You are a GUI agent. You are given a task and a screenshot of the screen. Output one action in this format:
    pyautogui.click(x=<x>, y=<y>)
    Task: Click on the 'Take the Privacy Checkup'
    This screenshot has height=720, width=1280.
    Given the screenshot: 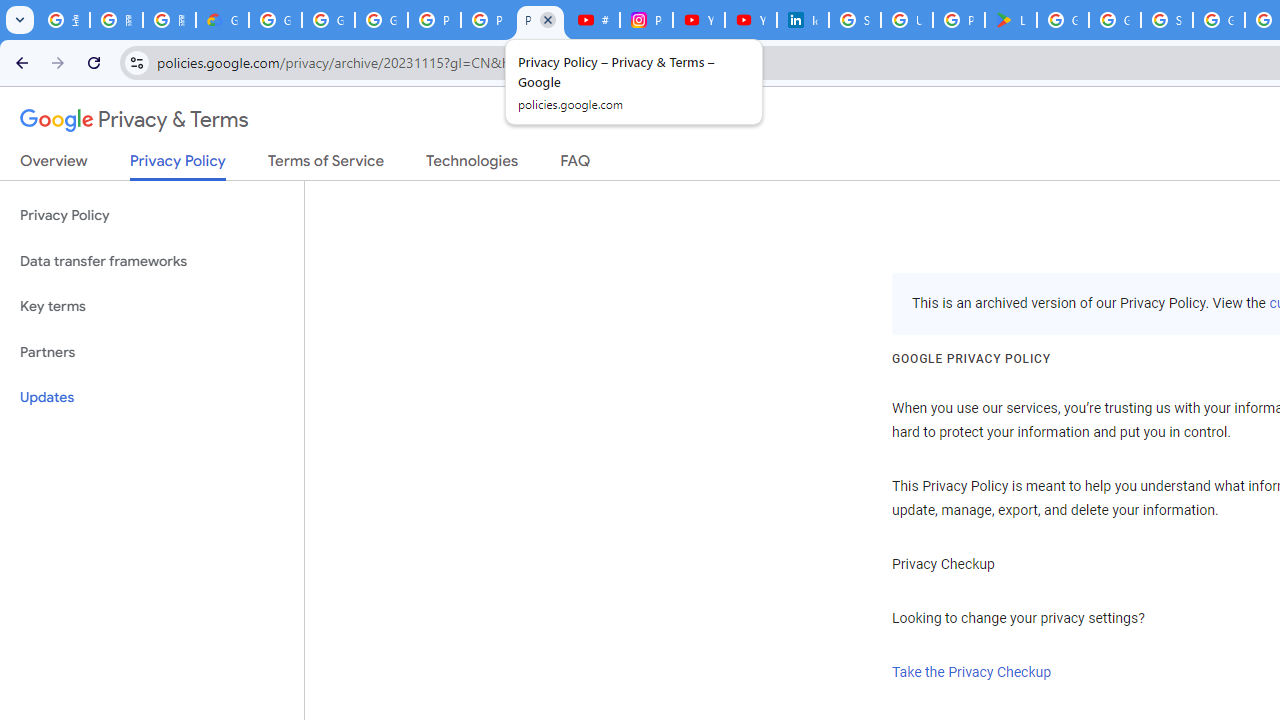 What is the action you would take?
    pyautogui.click(x=972, y=672)
    